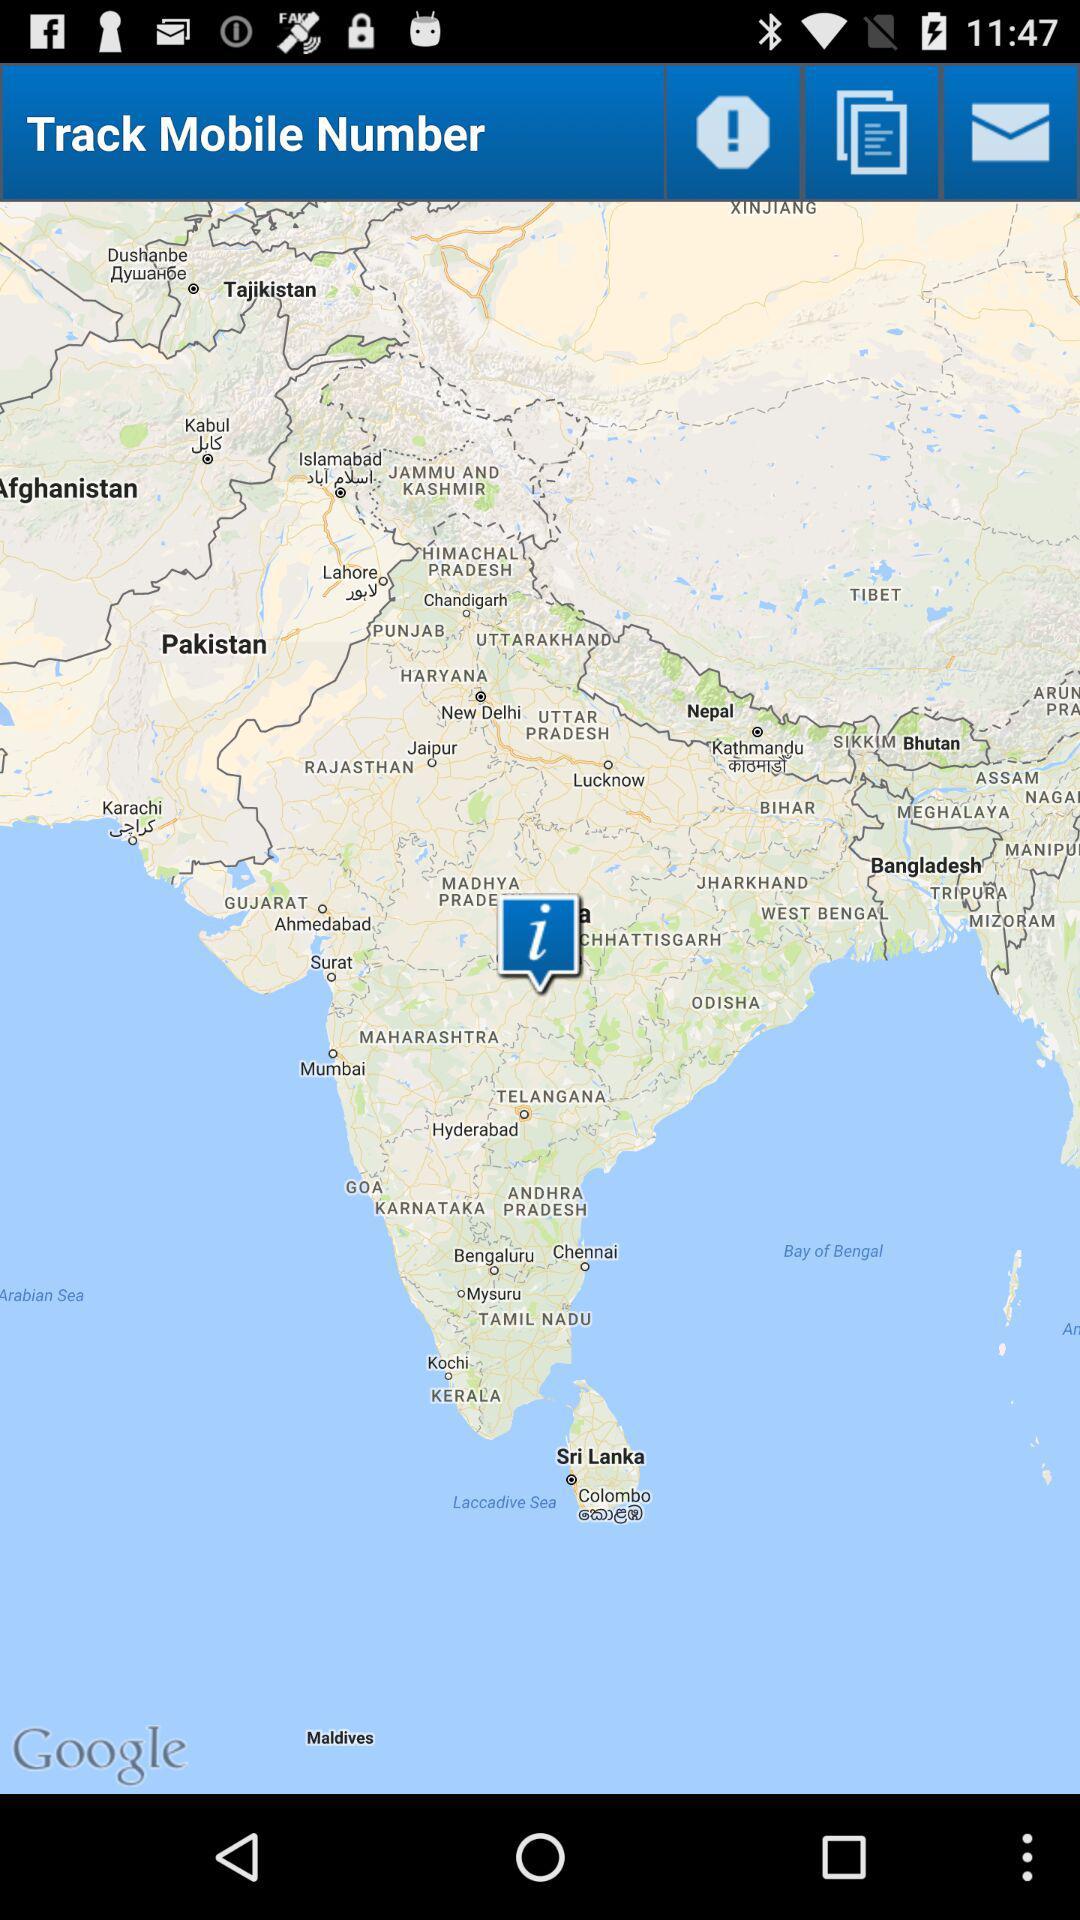 The width and height of the screenshot is (1080, 1920). What do you see at coordinates (1010, 131) in the screenshot?
I see `new message` at bounding box center [1010, 131].